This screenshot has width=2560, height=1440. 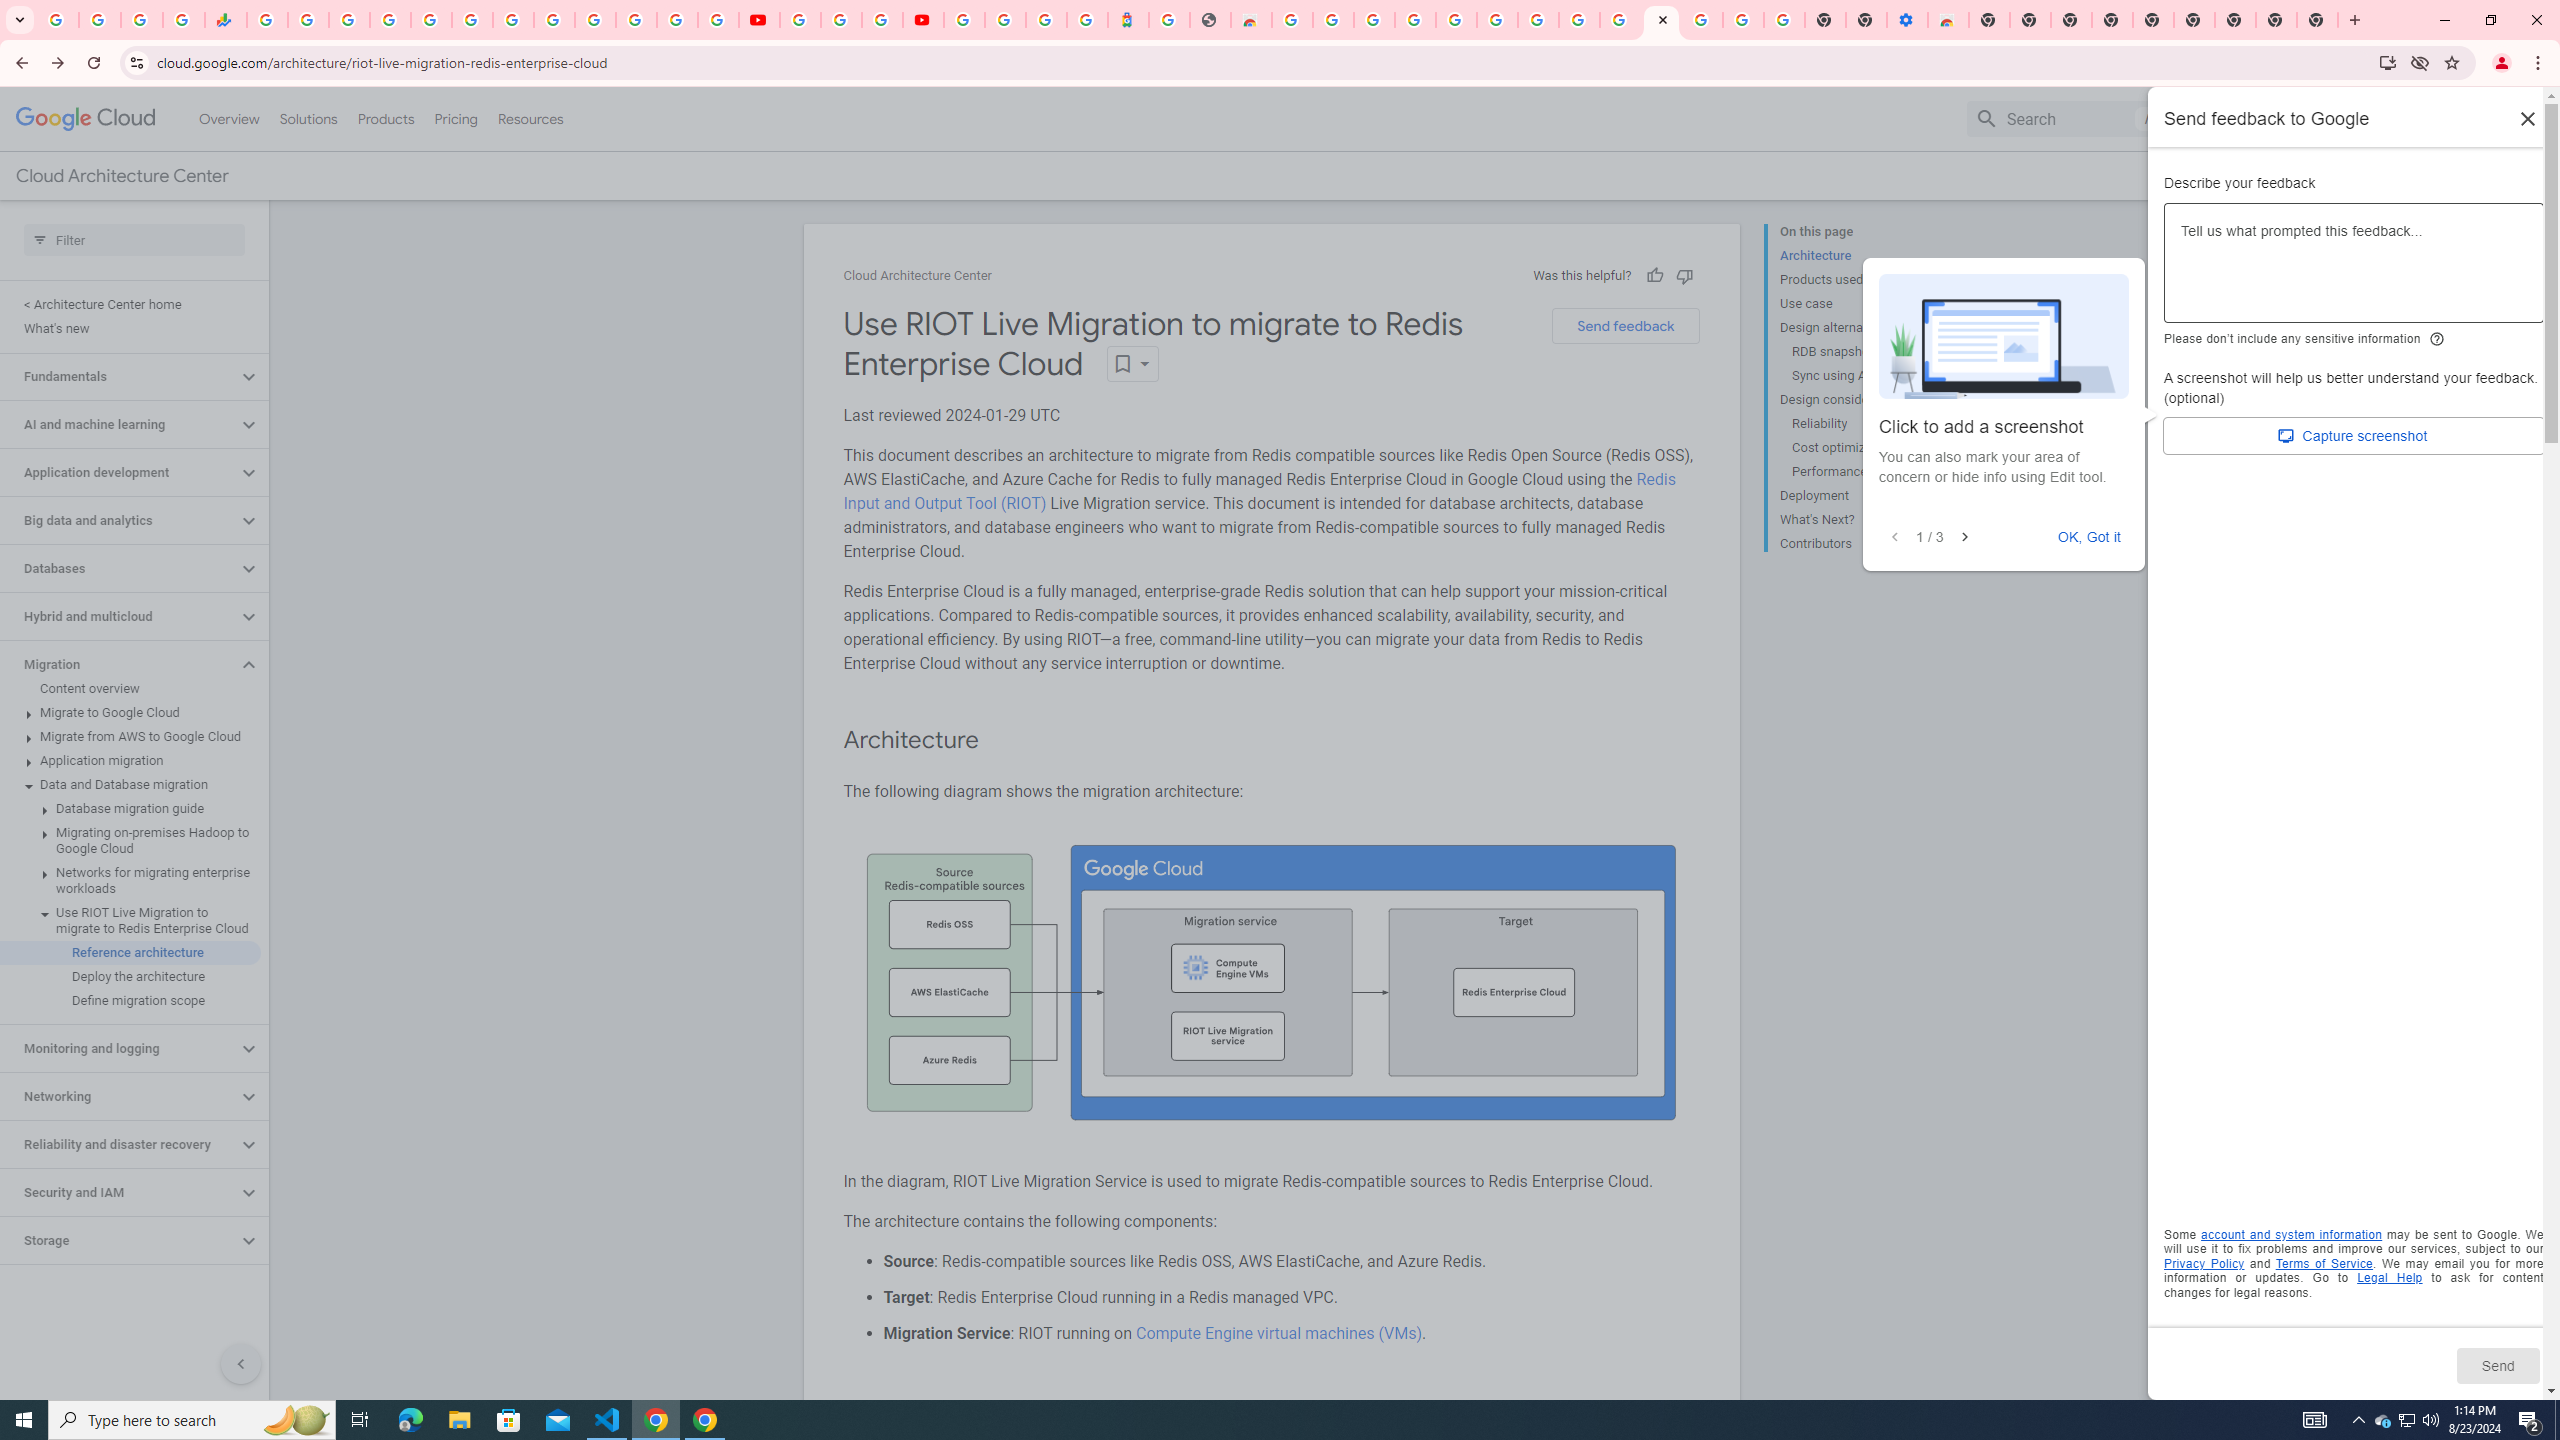 What do you see at coordinates (1744, 19) in the screenshot?
I see `'Google Account Help'` at bounding box center [1744, 19].